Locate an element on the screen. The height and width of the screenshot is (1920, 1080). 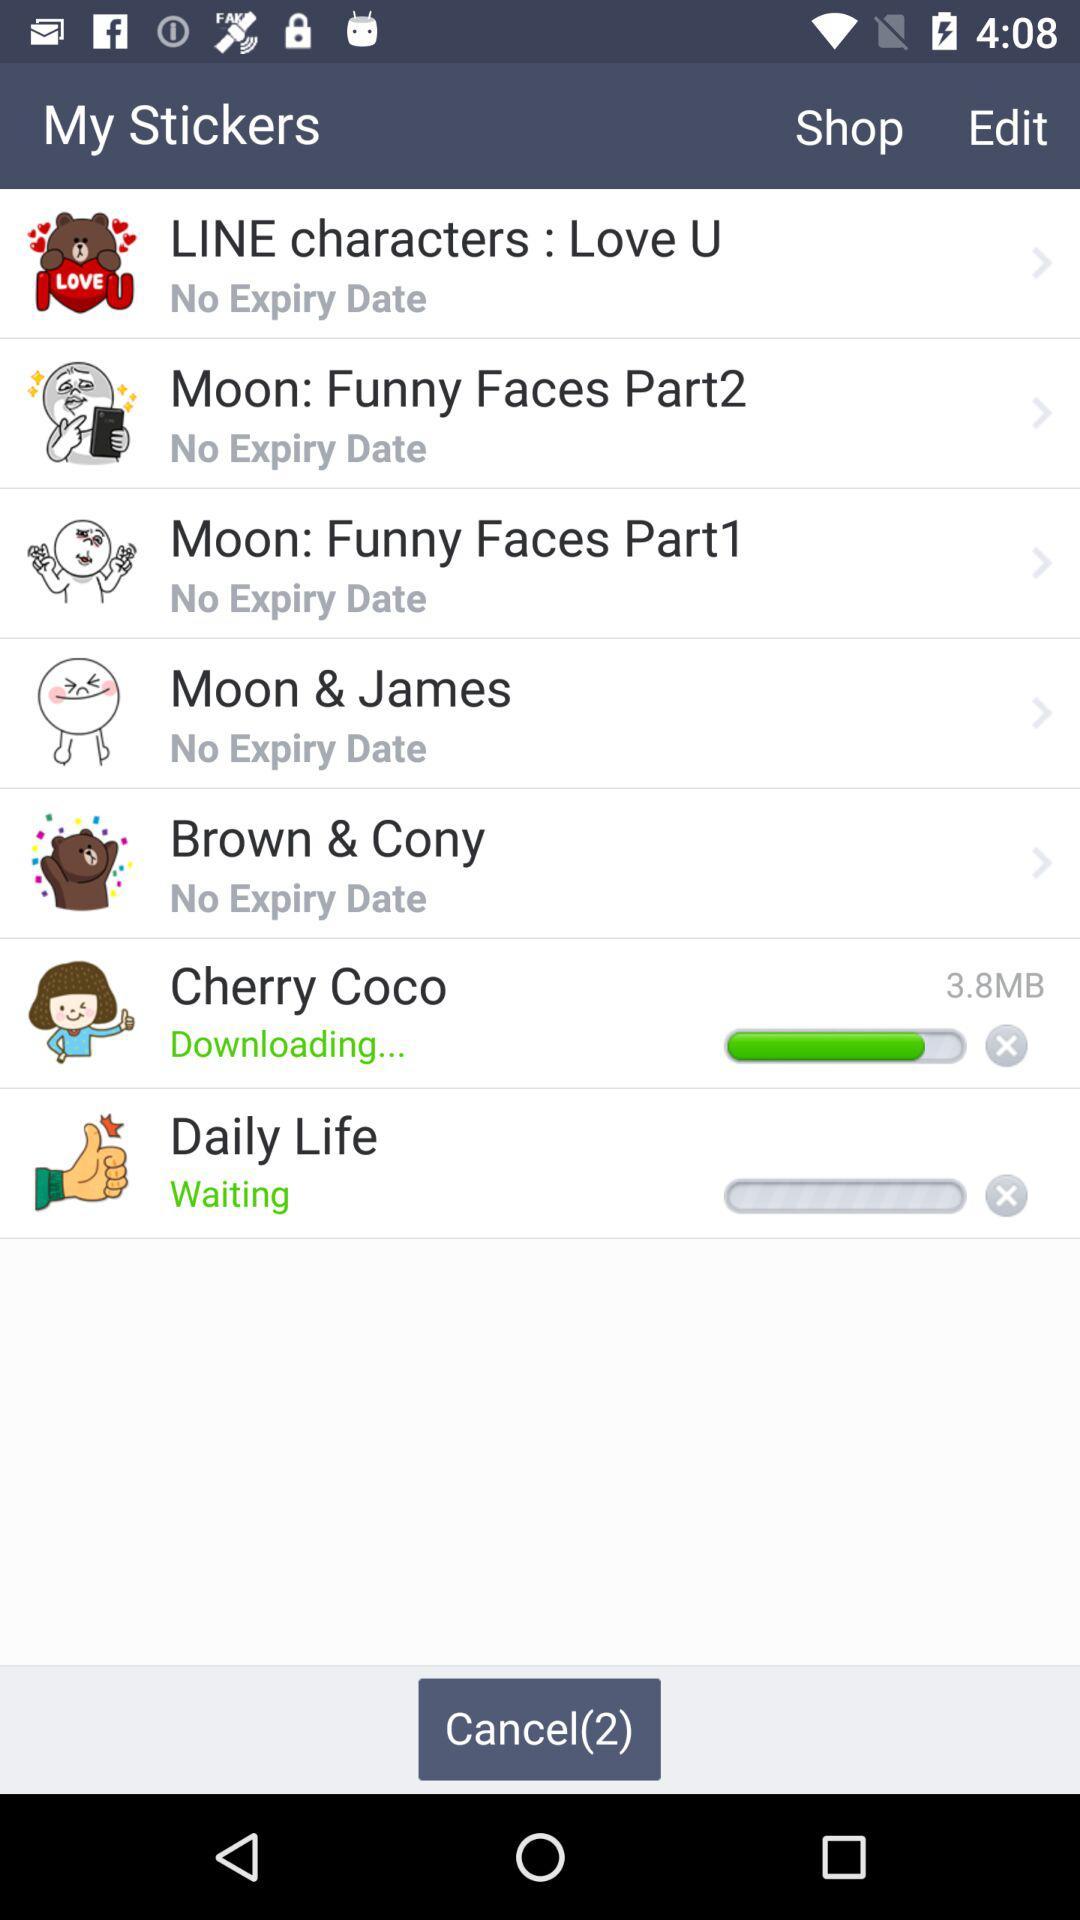
go close is located at coordinates (1006, 1197).